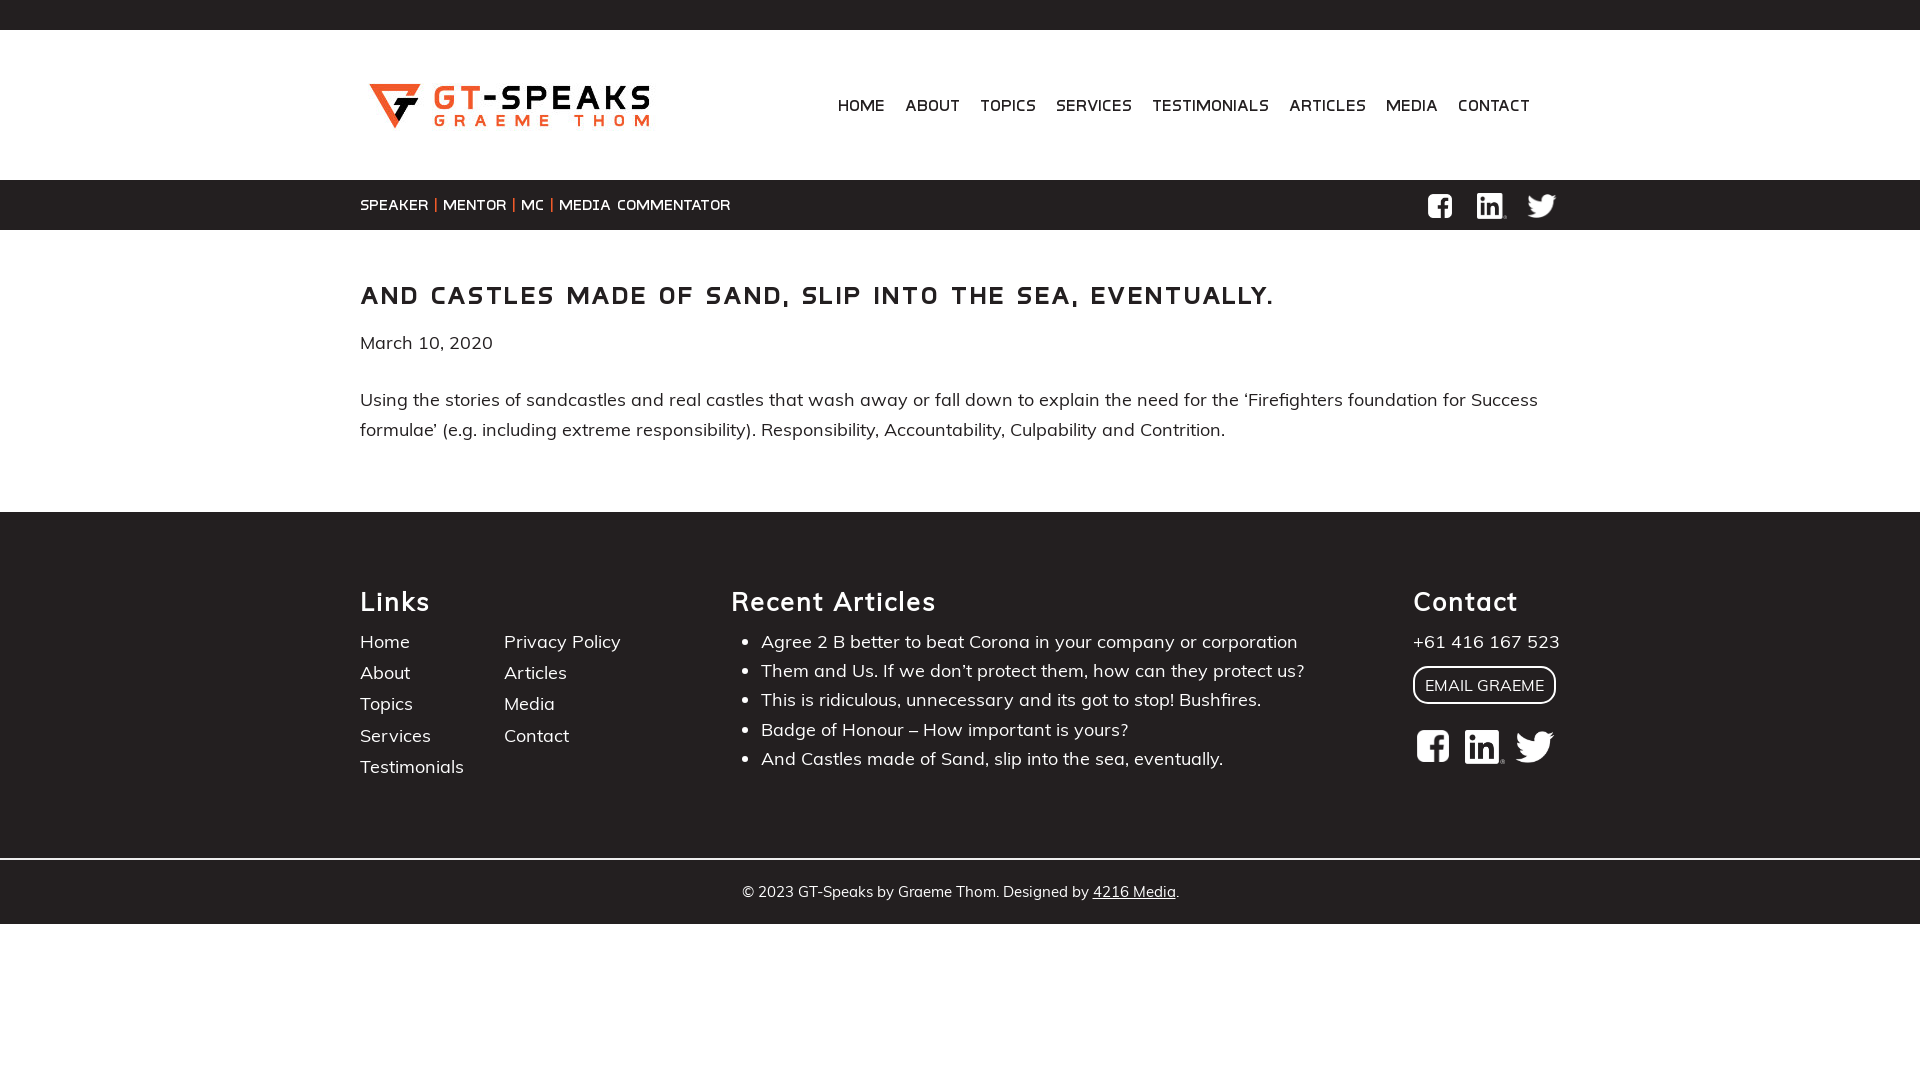 Image resolution: width=1920 pixels, height=1080 pixels. I want to click on 'Privacy Policy', so click(561, 641).